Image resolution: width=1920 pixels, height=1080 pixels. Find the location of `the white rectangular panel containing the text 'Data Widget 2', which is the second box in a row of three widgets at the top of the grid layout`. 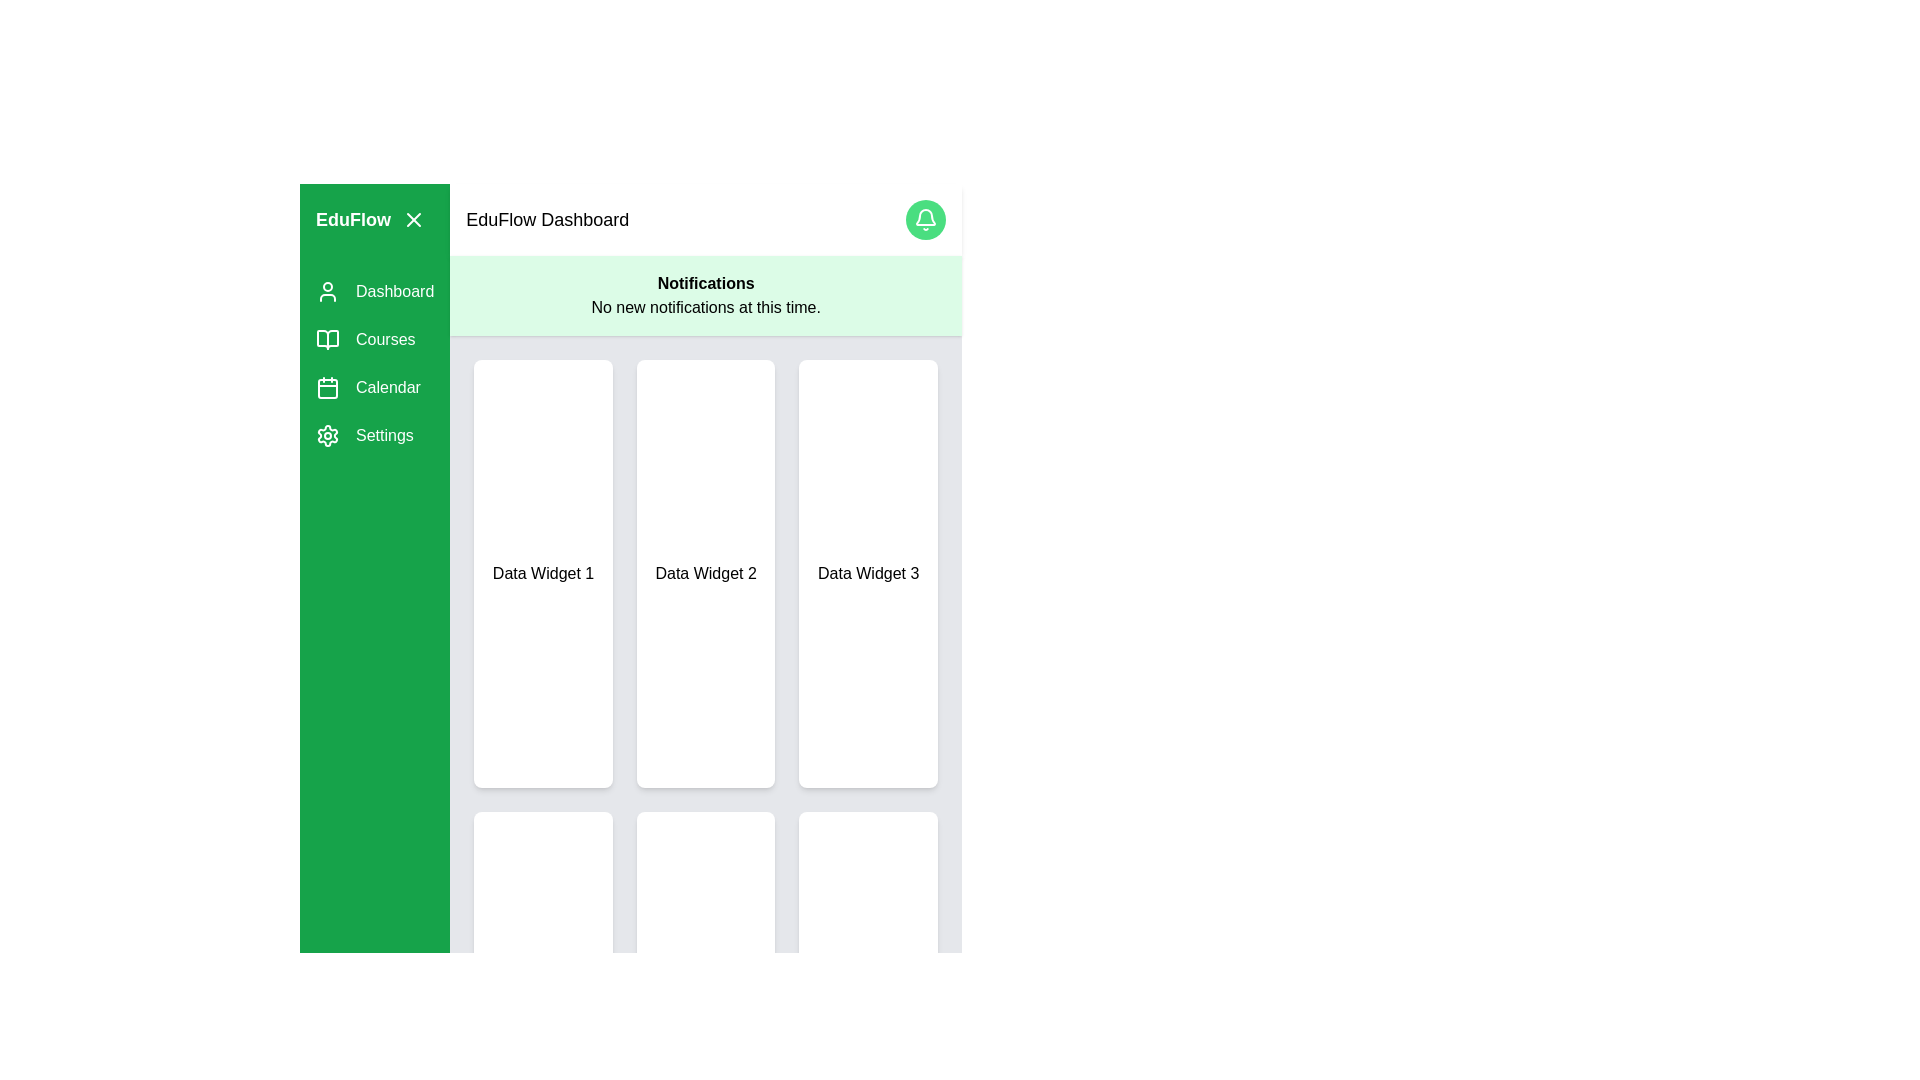

the white rectangular panel containing the text 'Data Widget 2', which is the second box in a row of three widgets at the top of the grid layout is located at coordinates (706, 574).